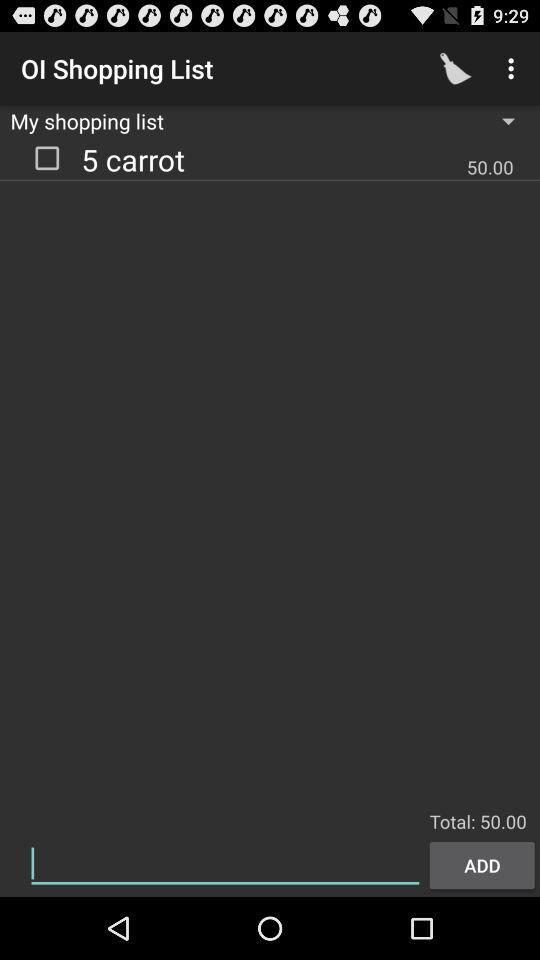 This screenshot has height=960, width=540. I want to click on typing bar, so click(224, 863).